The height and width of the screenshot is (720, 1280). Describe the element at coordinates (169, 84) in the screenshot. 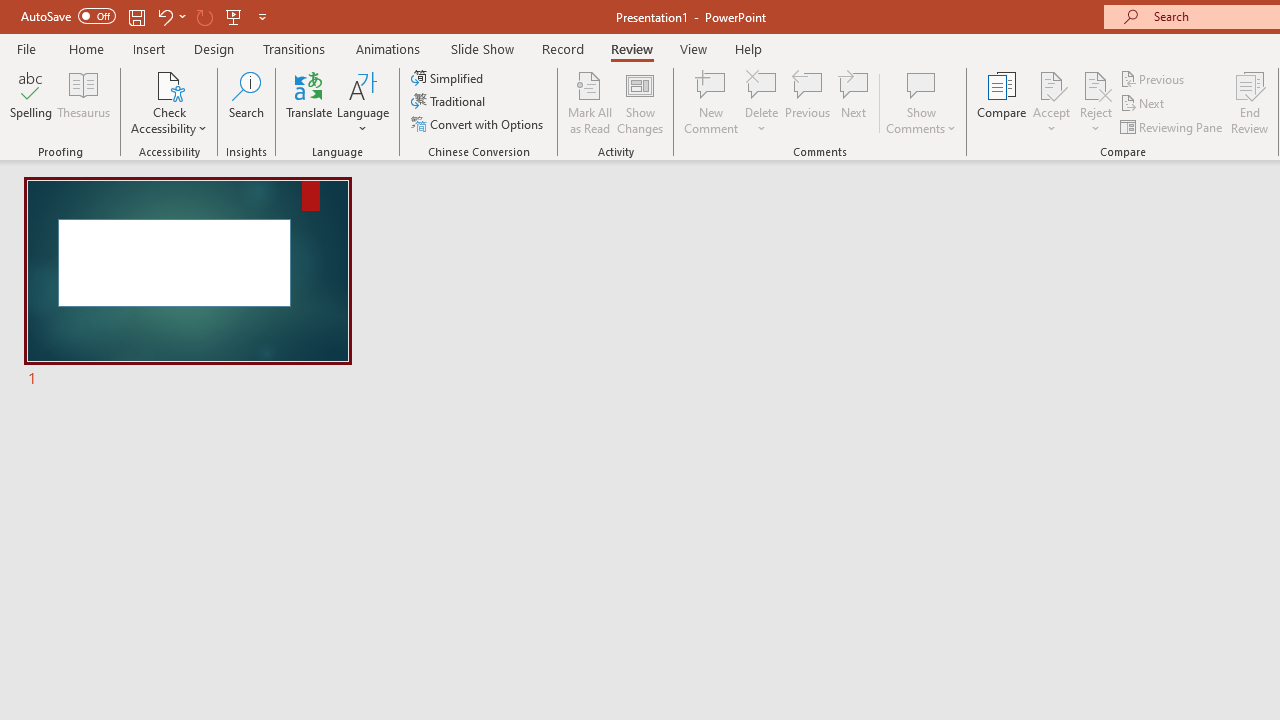

I see `'Check Accessibility'` at that location.